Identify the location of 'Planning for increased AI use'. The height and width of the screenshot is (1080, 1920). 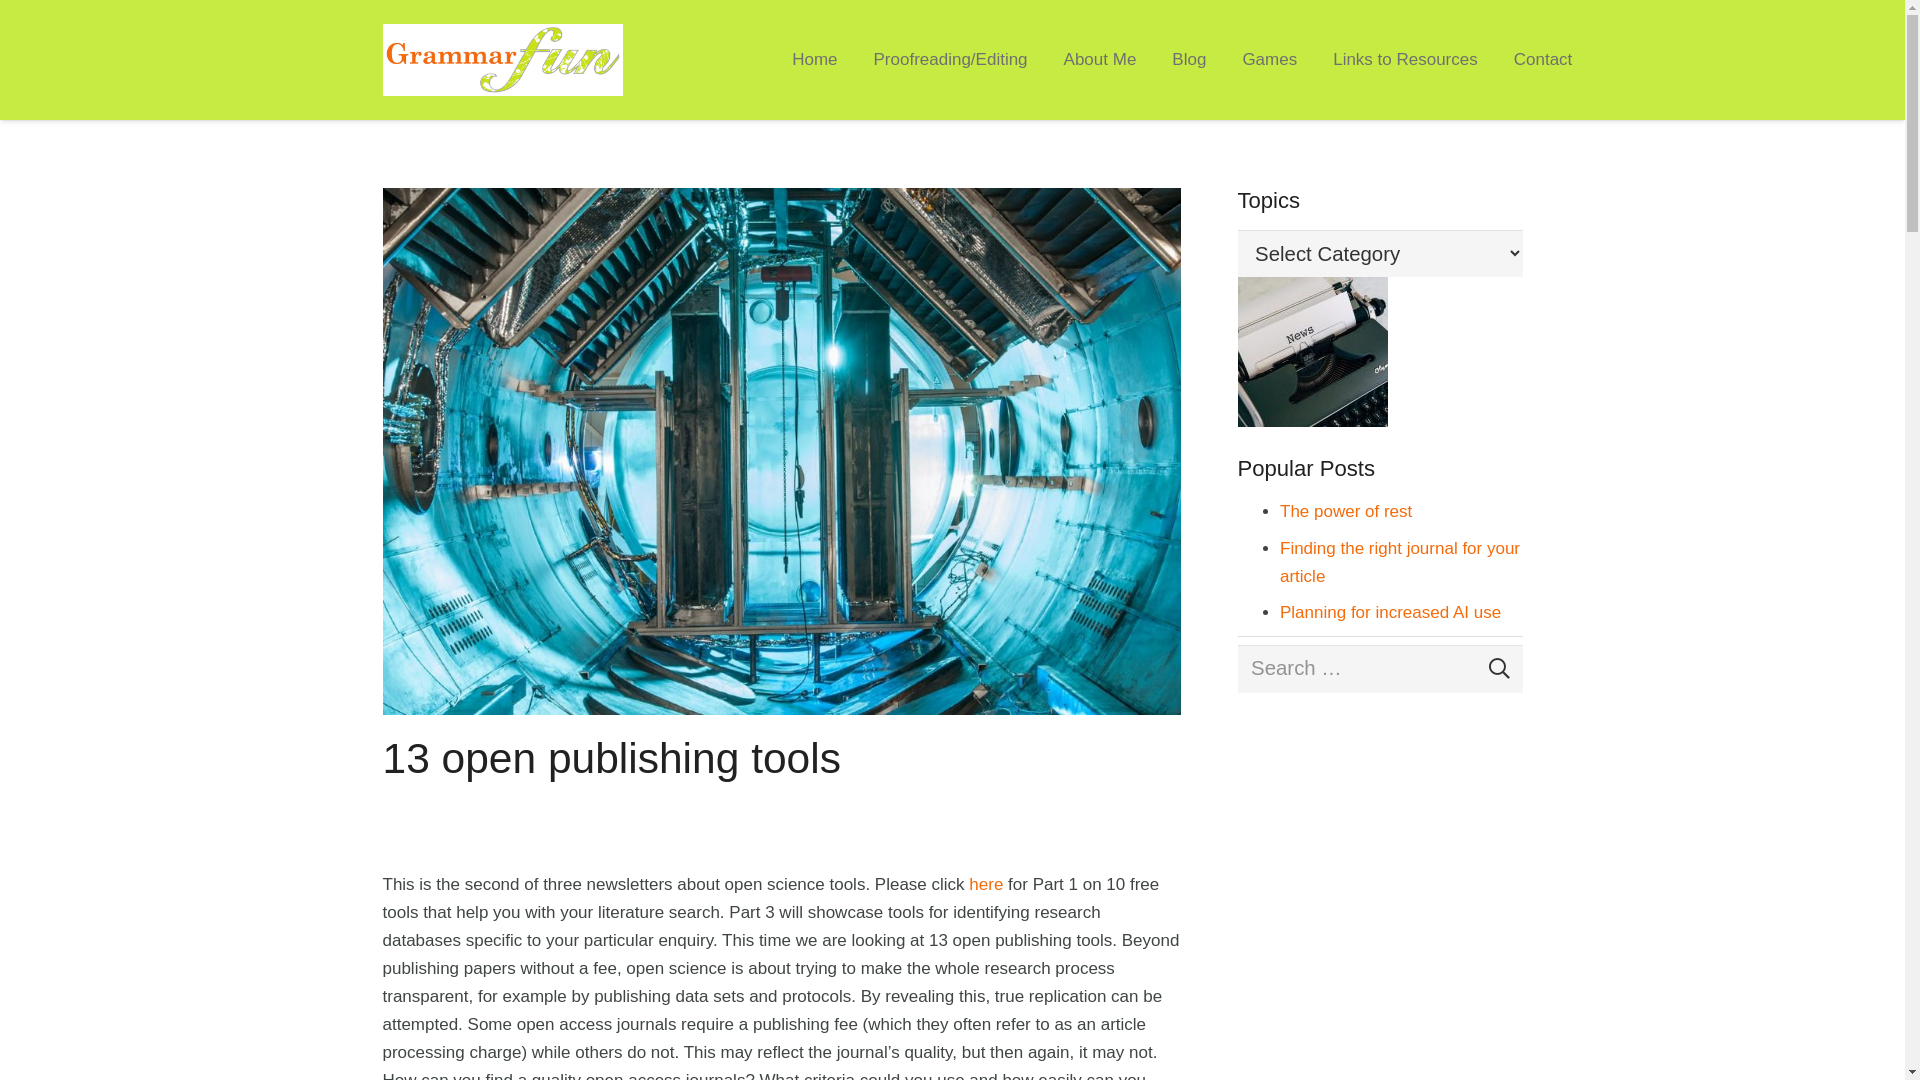
(1280, 611).